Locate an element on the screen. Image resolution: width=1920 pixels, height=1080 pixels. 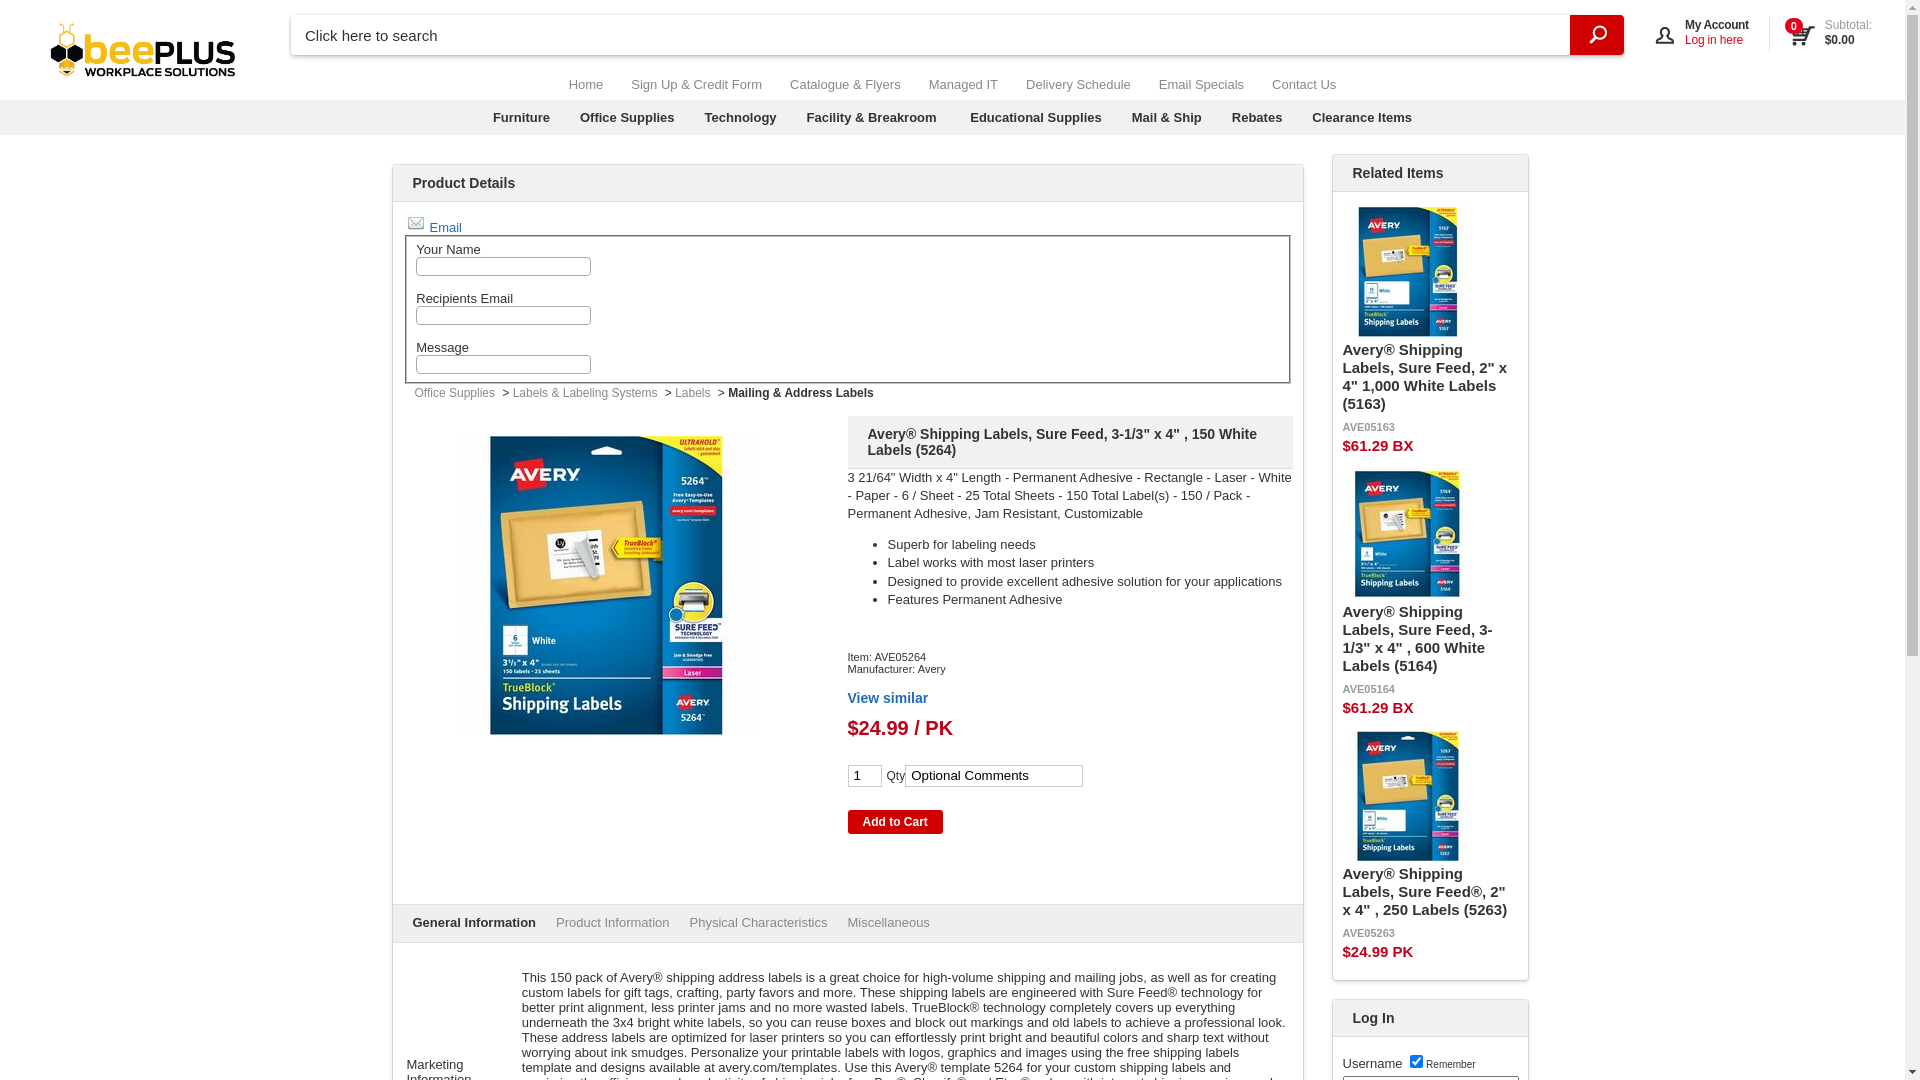
'General Information' is located at coordinates (473, 922).